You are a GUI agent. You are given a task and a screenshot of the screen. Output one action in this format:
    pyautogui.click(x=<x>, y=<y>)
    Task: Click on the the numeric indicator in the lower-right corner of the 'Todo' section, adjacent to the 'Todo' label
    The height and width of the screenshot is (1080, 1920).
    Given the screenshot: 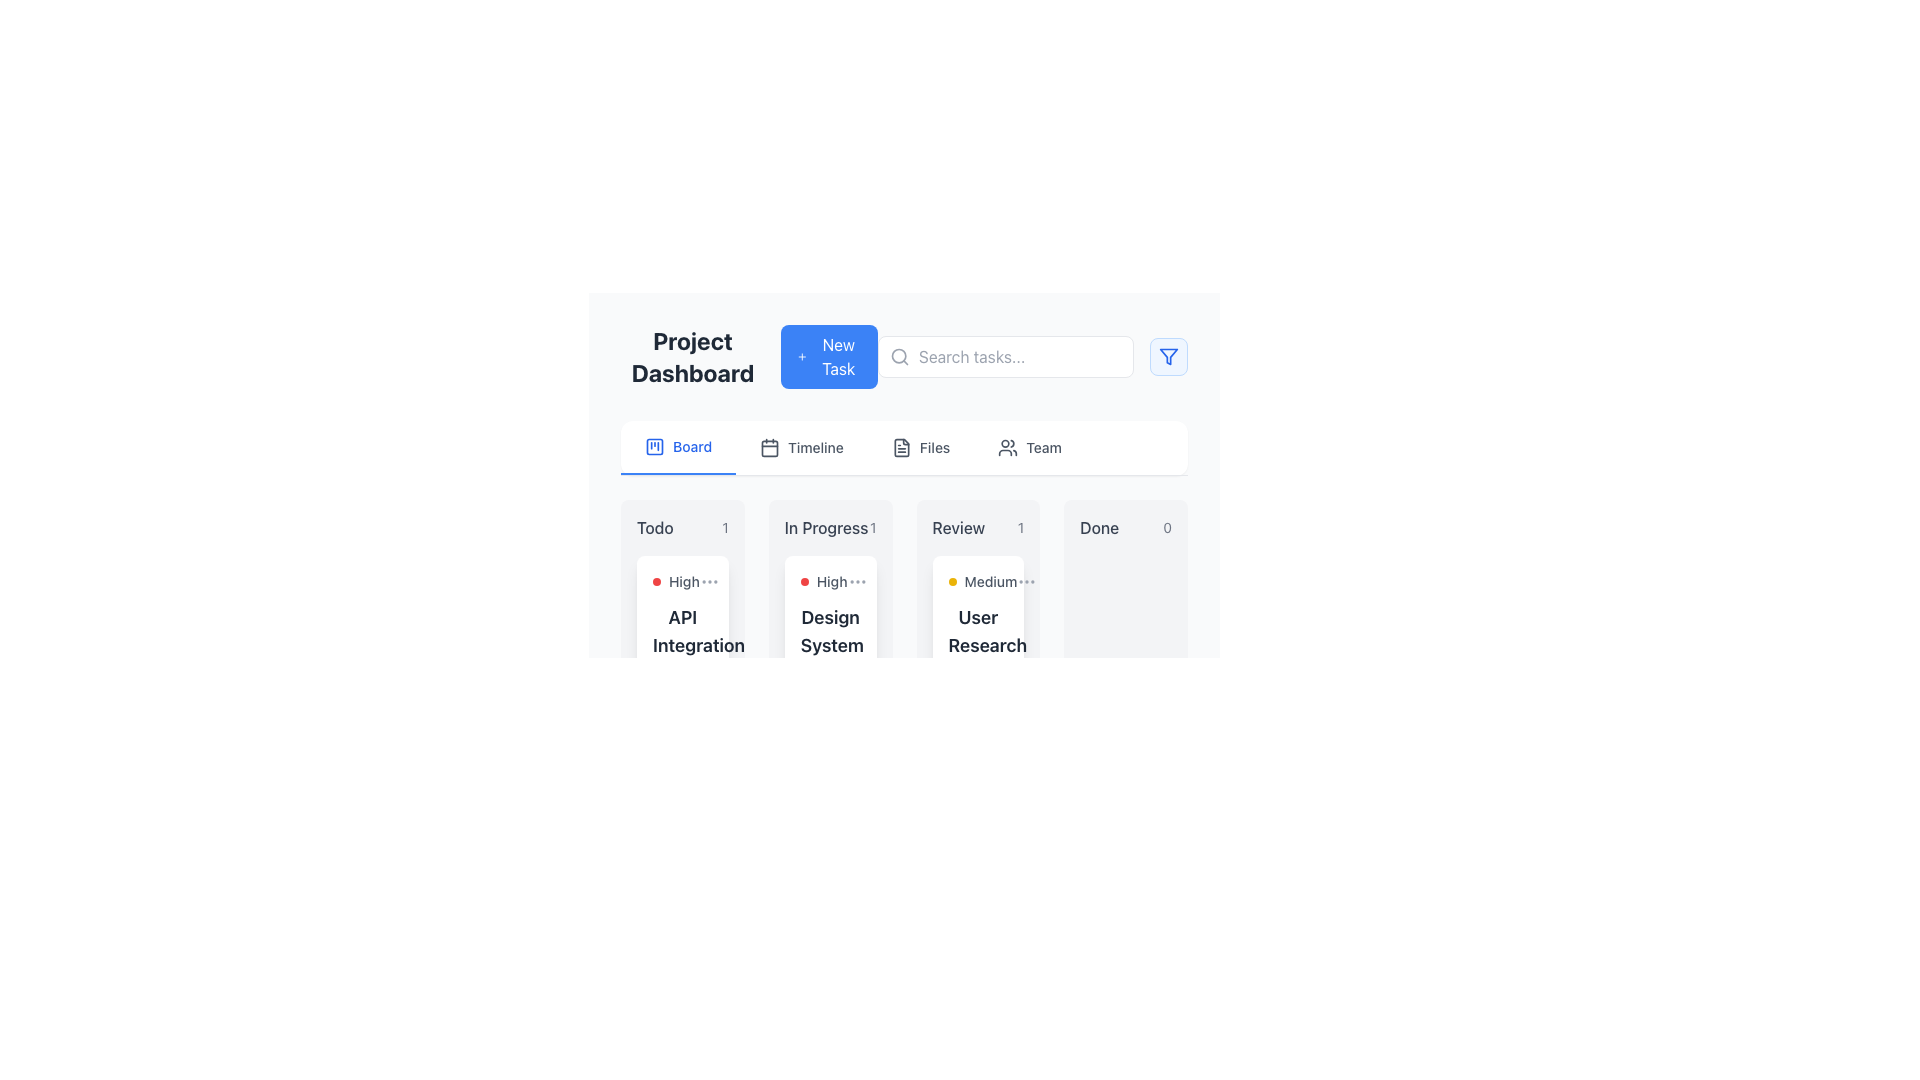 What is the action you would take?
    pyautogui.click(x=724, y=527)
    